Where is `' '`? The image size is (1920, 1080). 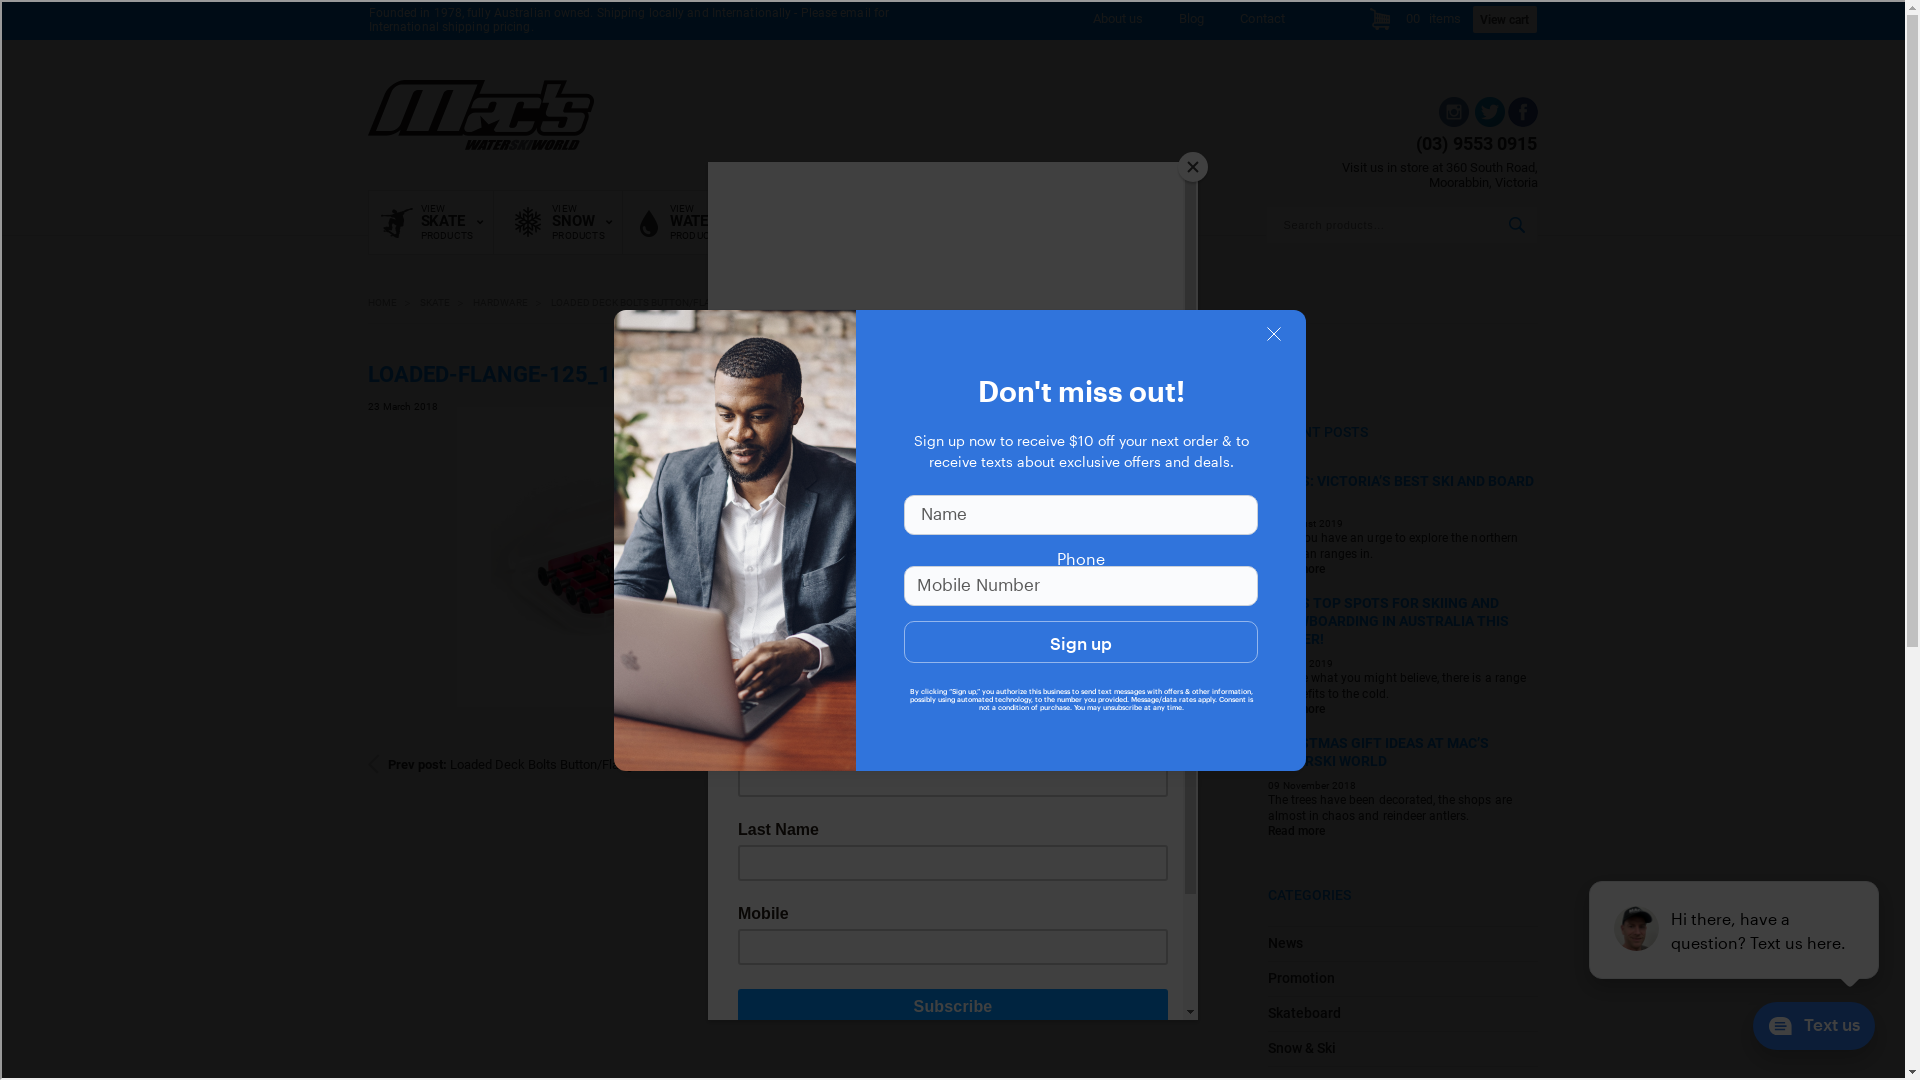 ' ' is located at coordinates (1488, 122).